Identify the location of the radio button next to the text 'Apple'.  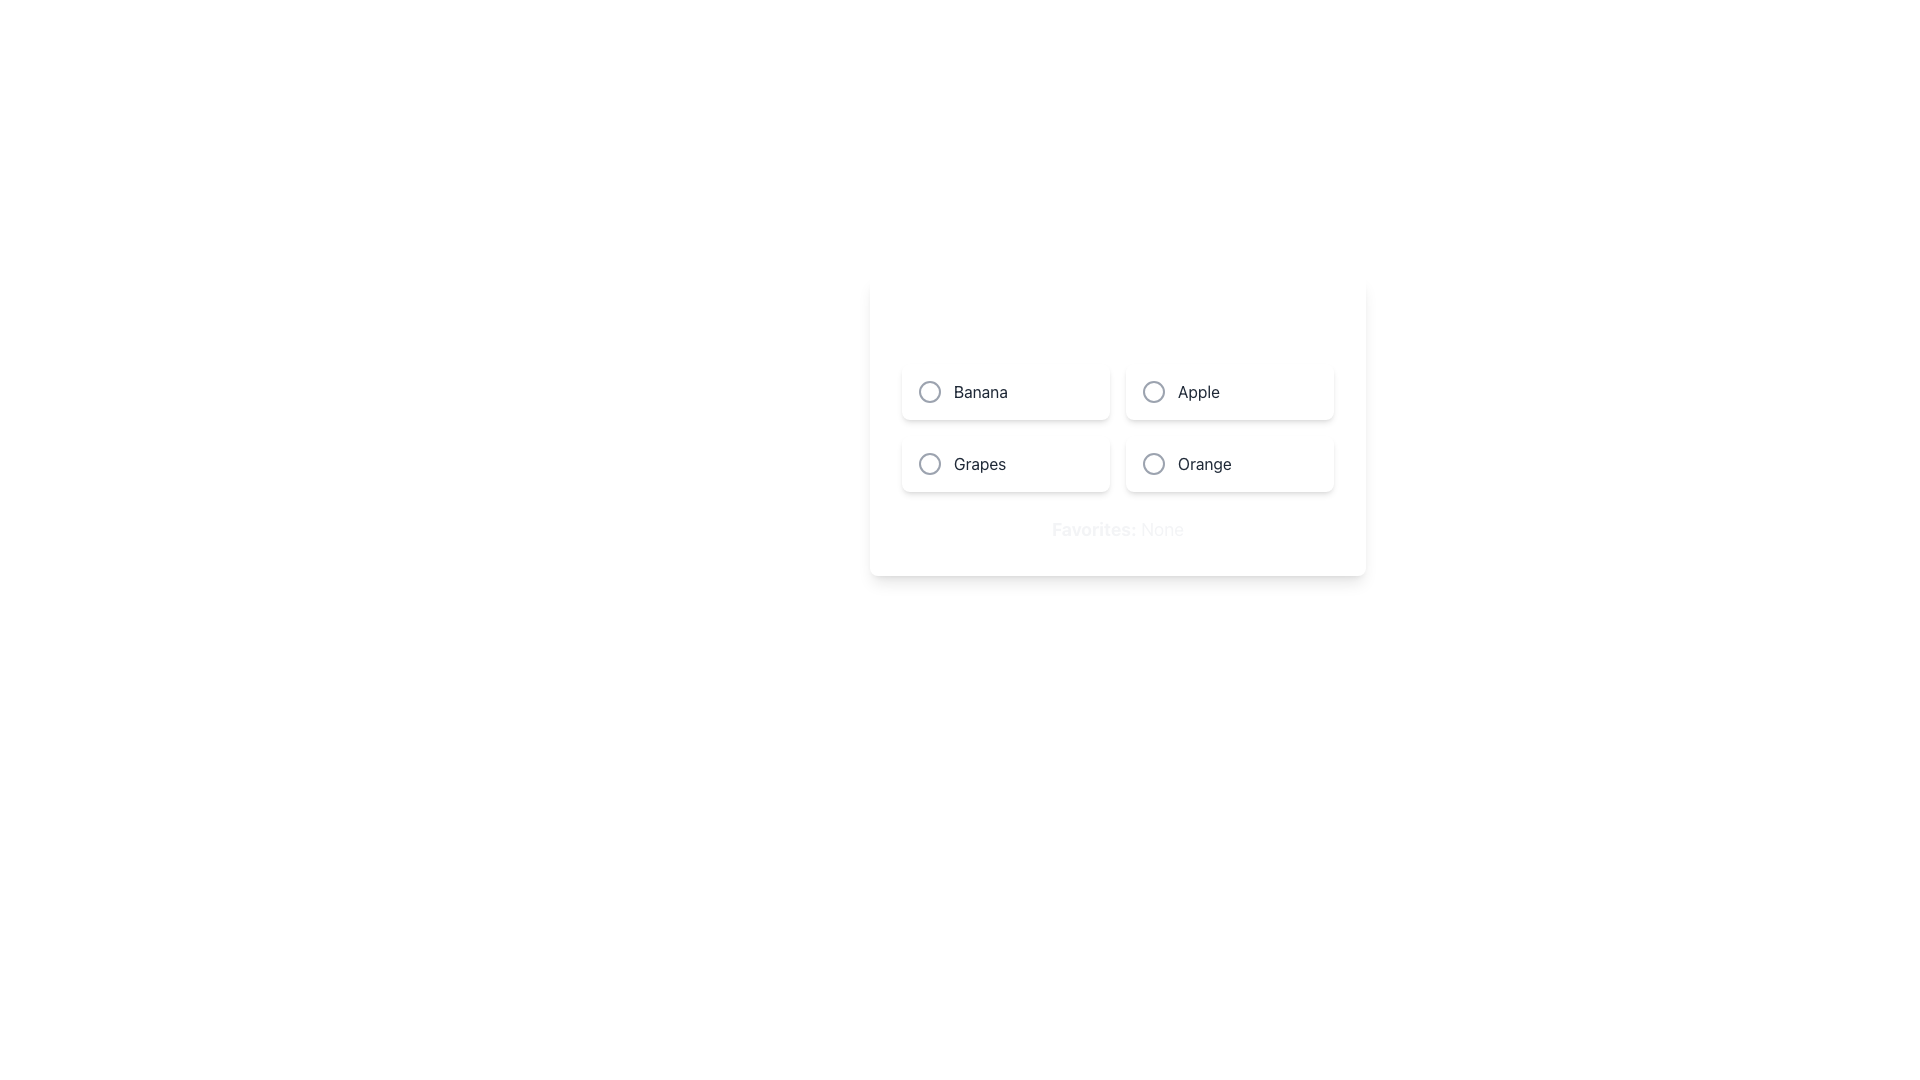
(1153, 392).